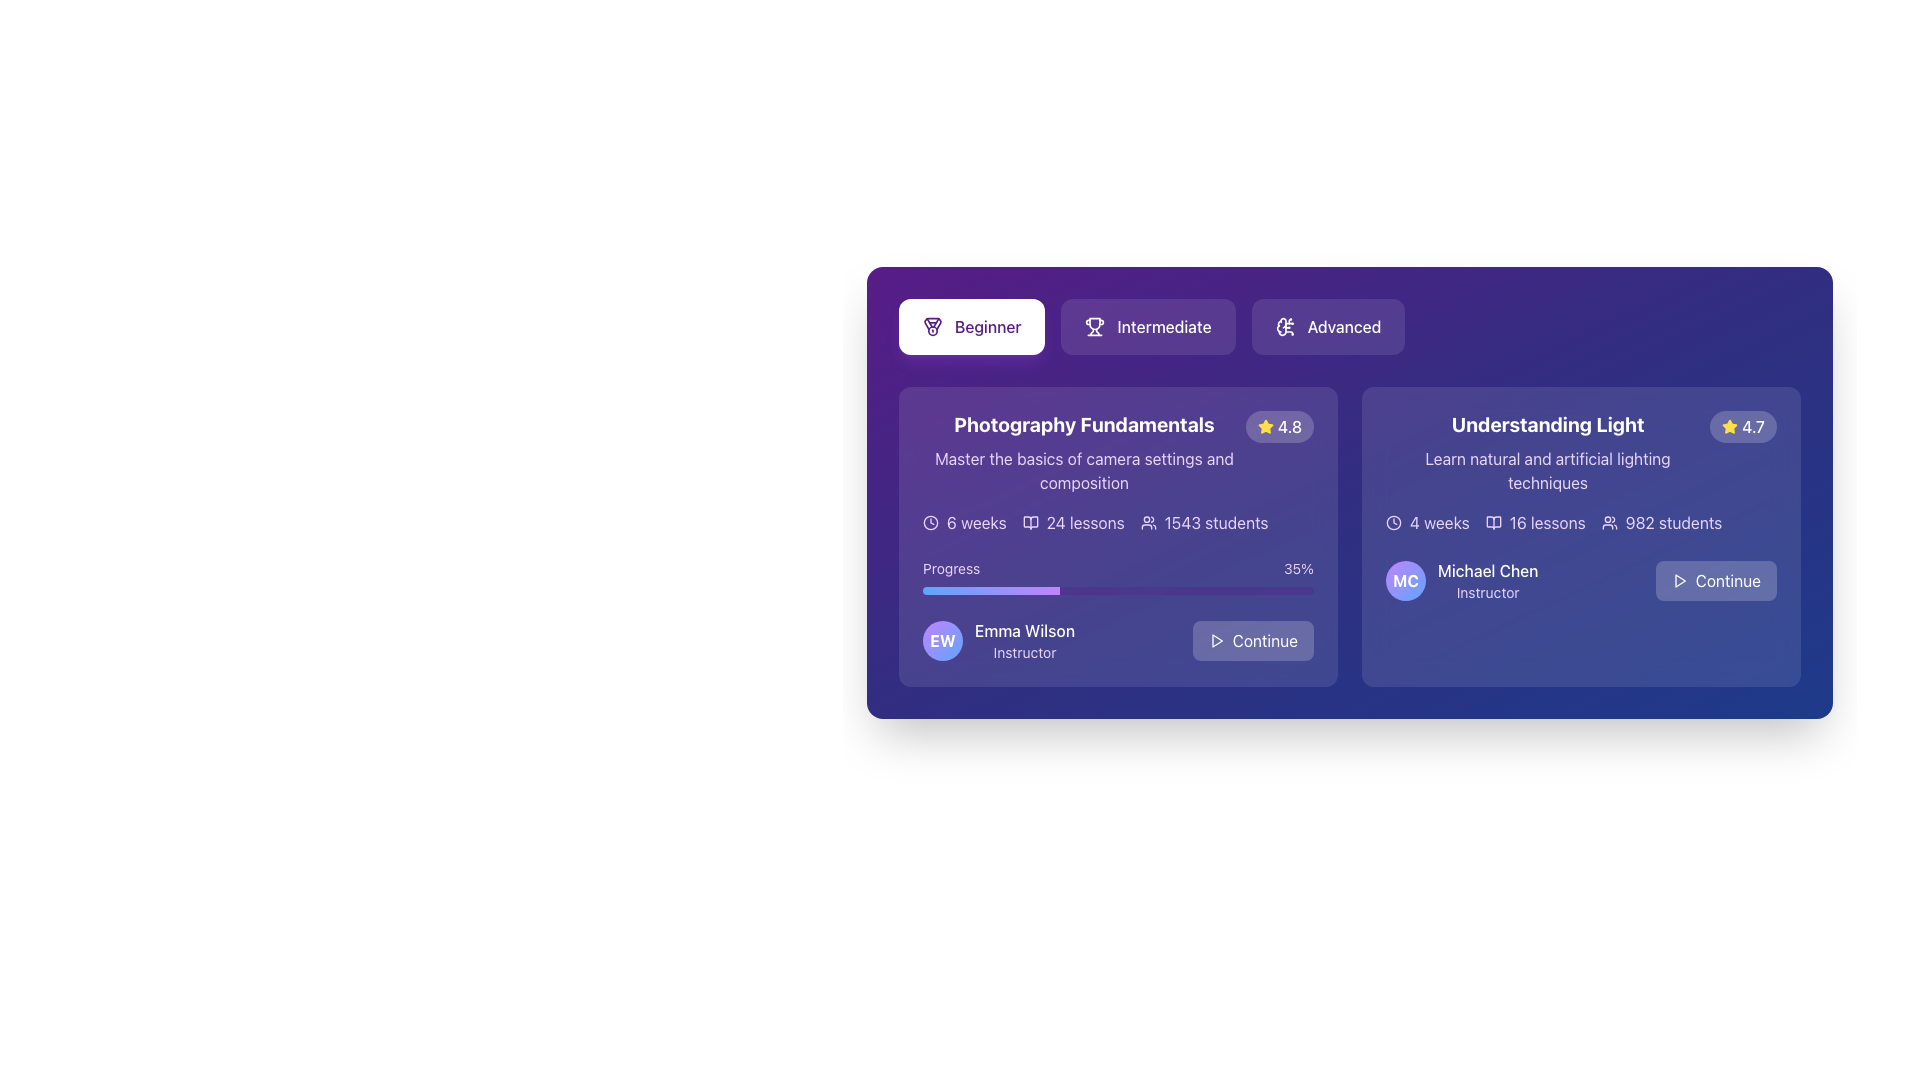 This screenshot has width=1920, height=1080. Describe the element at coordinates (1215, 640) in the screenshot. I see `the play icon located to the left of the 'Continue' text on the button in the lower right corner of the 'Photography Fundamentals' card` at that location.